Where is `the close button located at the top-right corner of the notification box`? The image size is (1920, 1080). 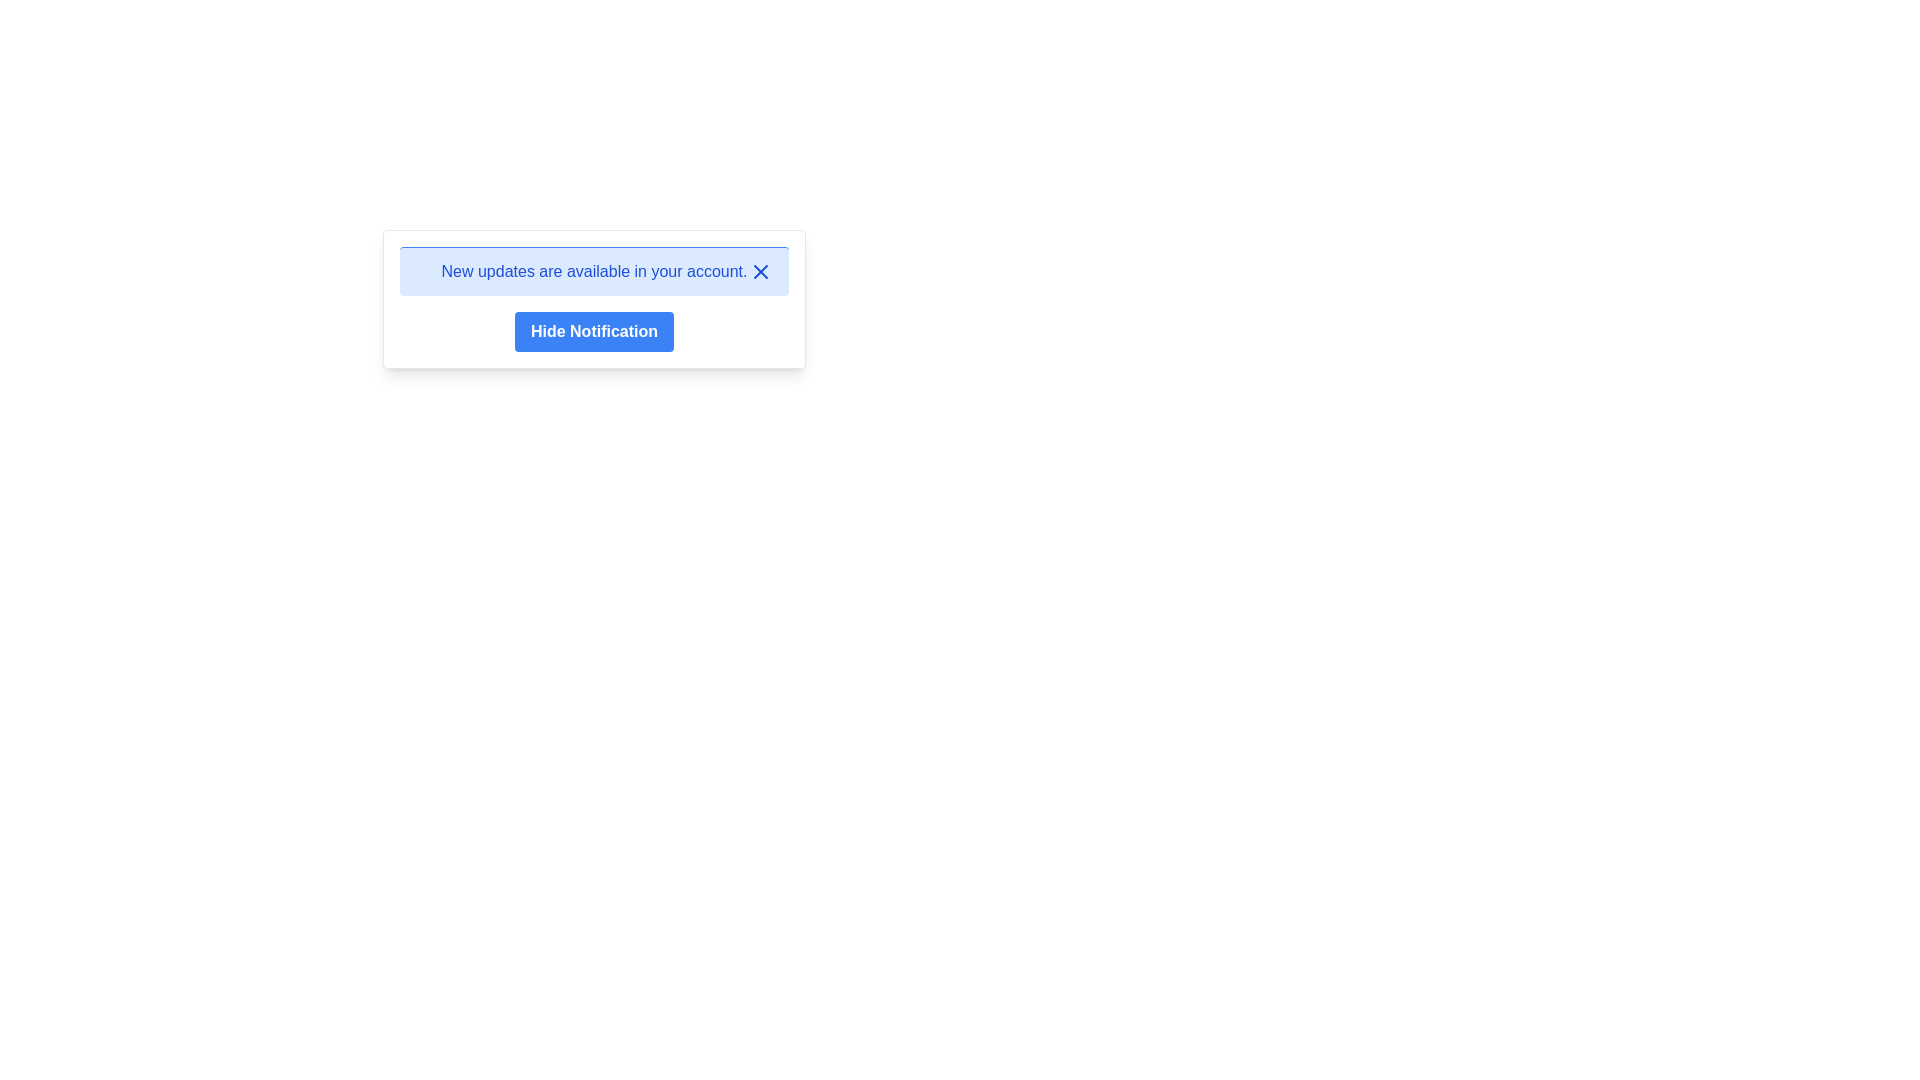
the close button located at the top-right corner of the notification box is located at coordinates (760, 272).